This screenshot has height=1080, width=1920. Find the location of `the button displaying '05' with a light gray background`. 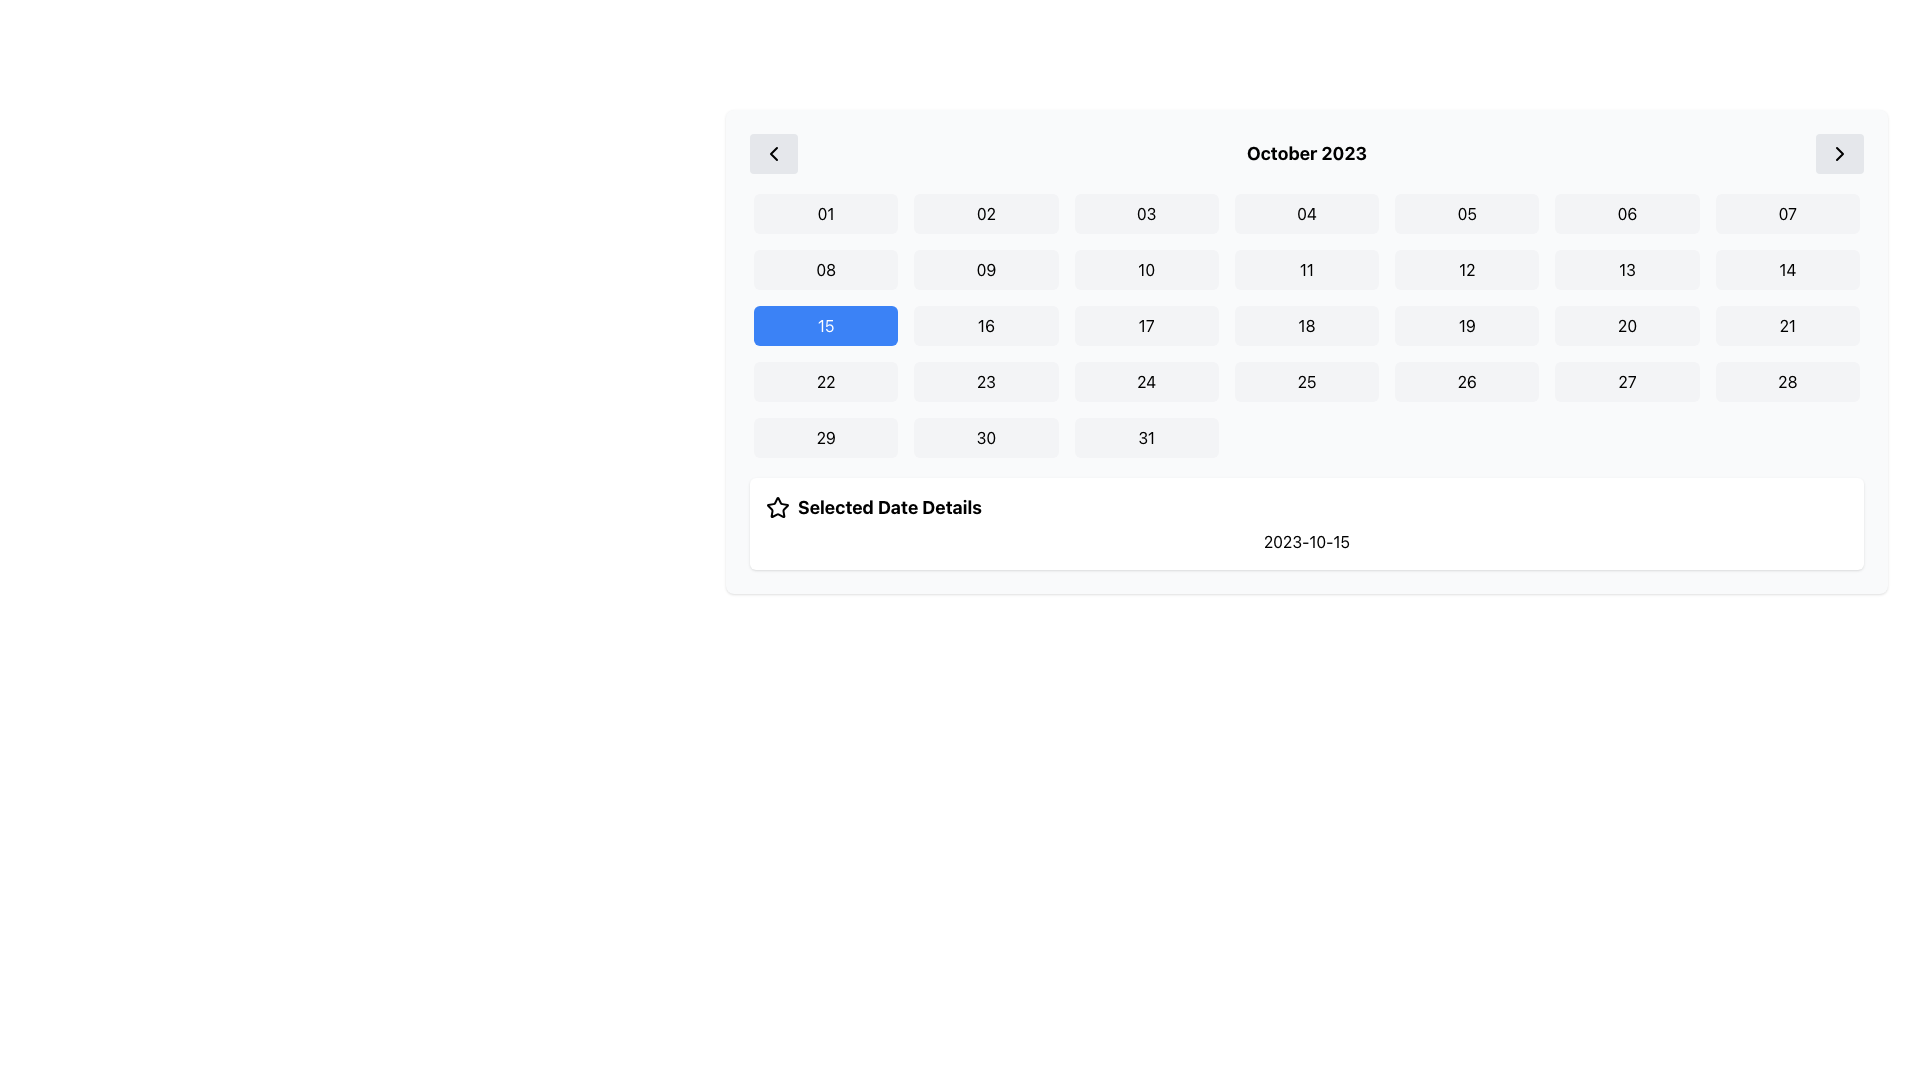

the button displaying '05' with a light gray background is located at coordinates (1467, 213).